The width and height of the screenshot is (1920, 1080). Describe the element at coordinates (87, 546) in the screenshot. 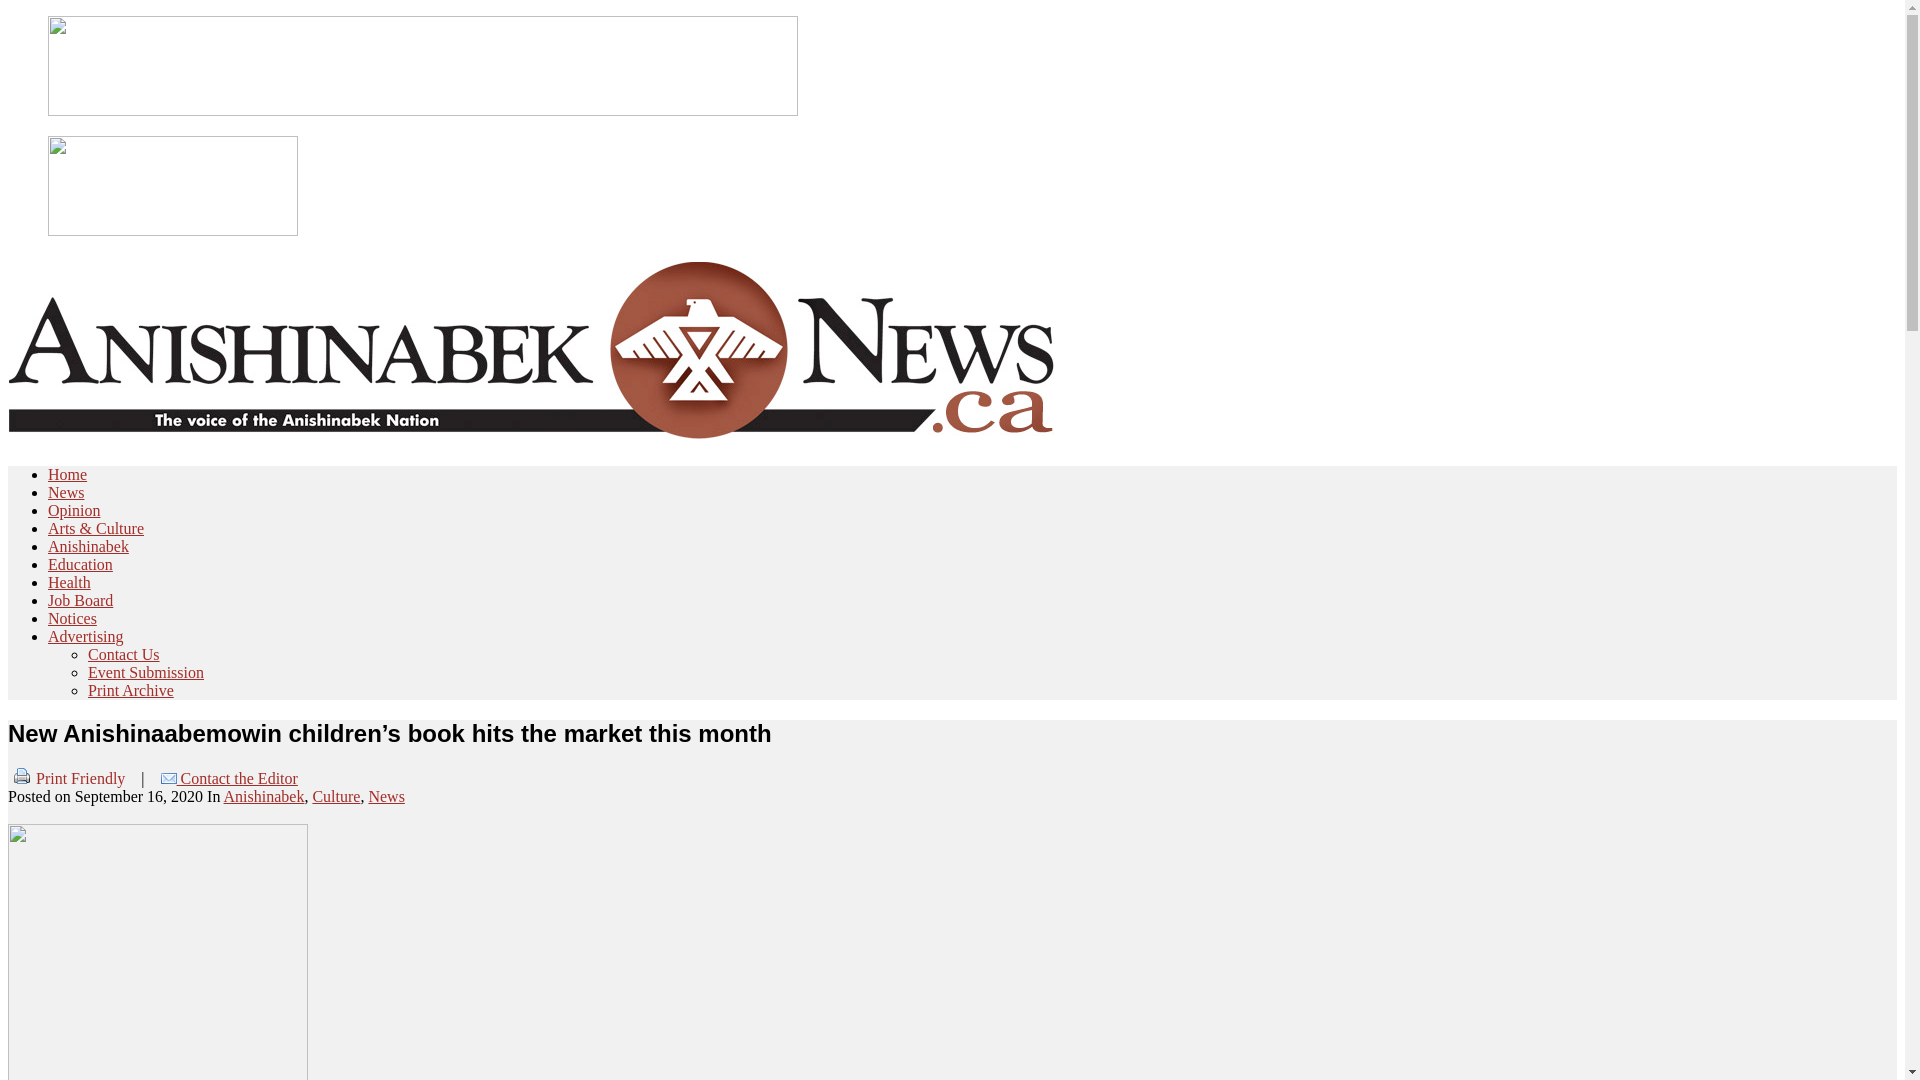

I see `'Anishinabek'` at that location.